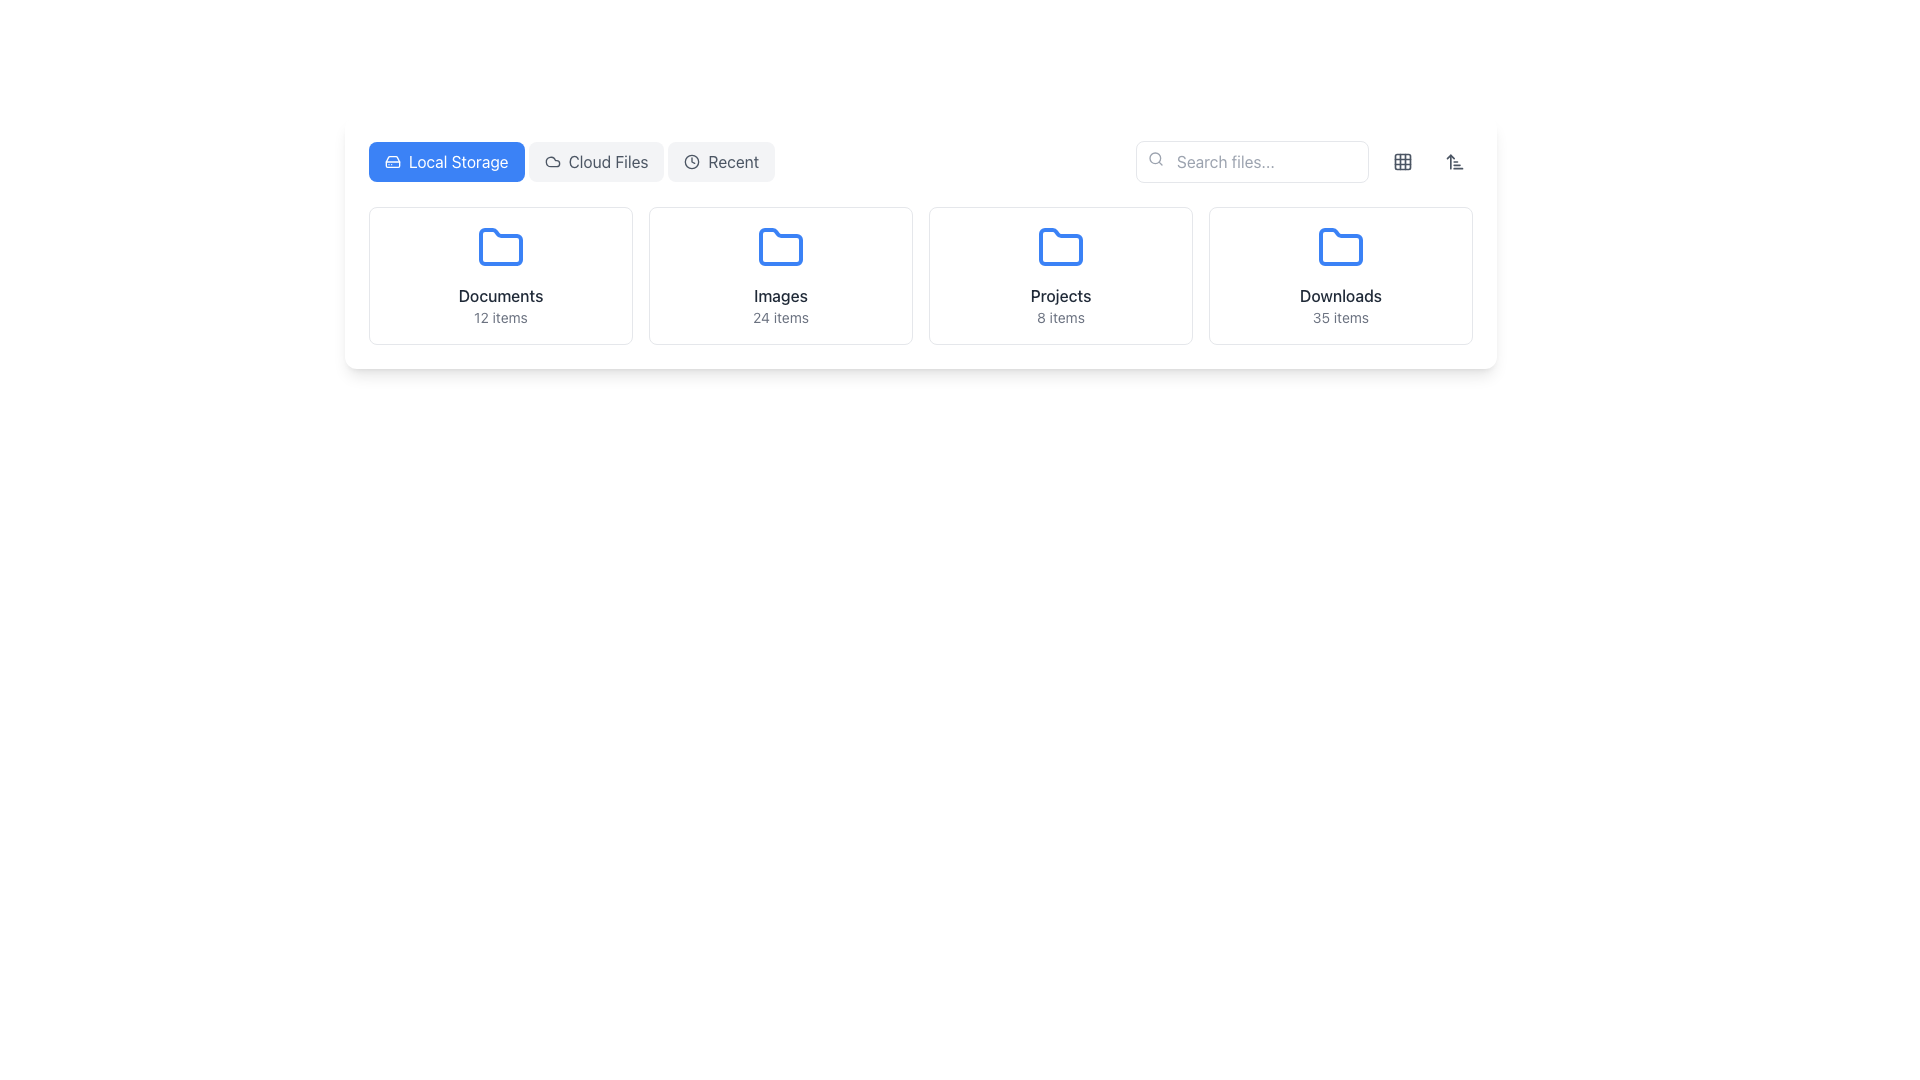 The width and height of the screenshot is (1920, 1080). I want to click on the blue folder icon labeled 'Documents' in the first card of the horizontally arranged file categories, so click(500, 246).